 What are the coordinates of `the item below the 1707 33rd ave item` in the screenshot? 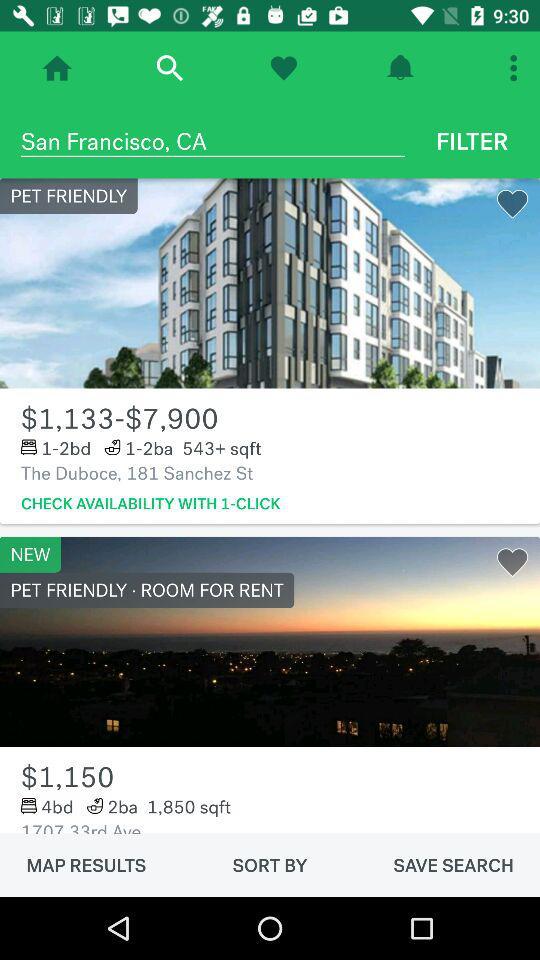 It's located at (85, 864).